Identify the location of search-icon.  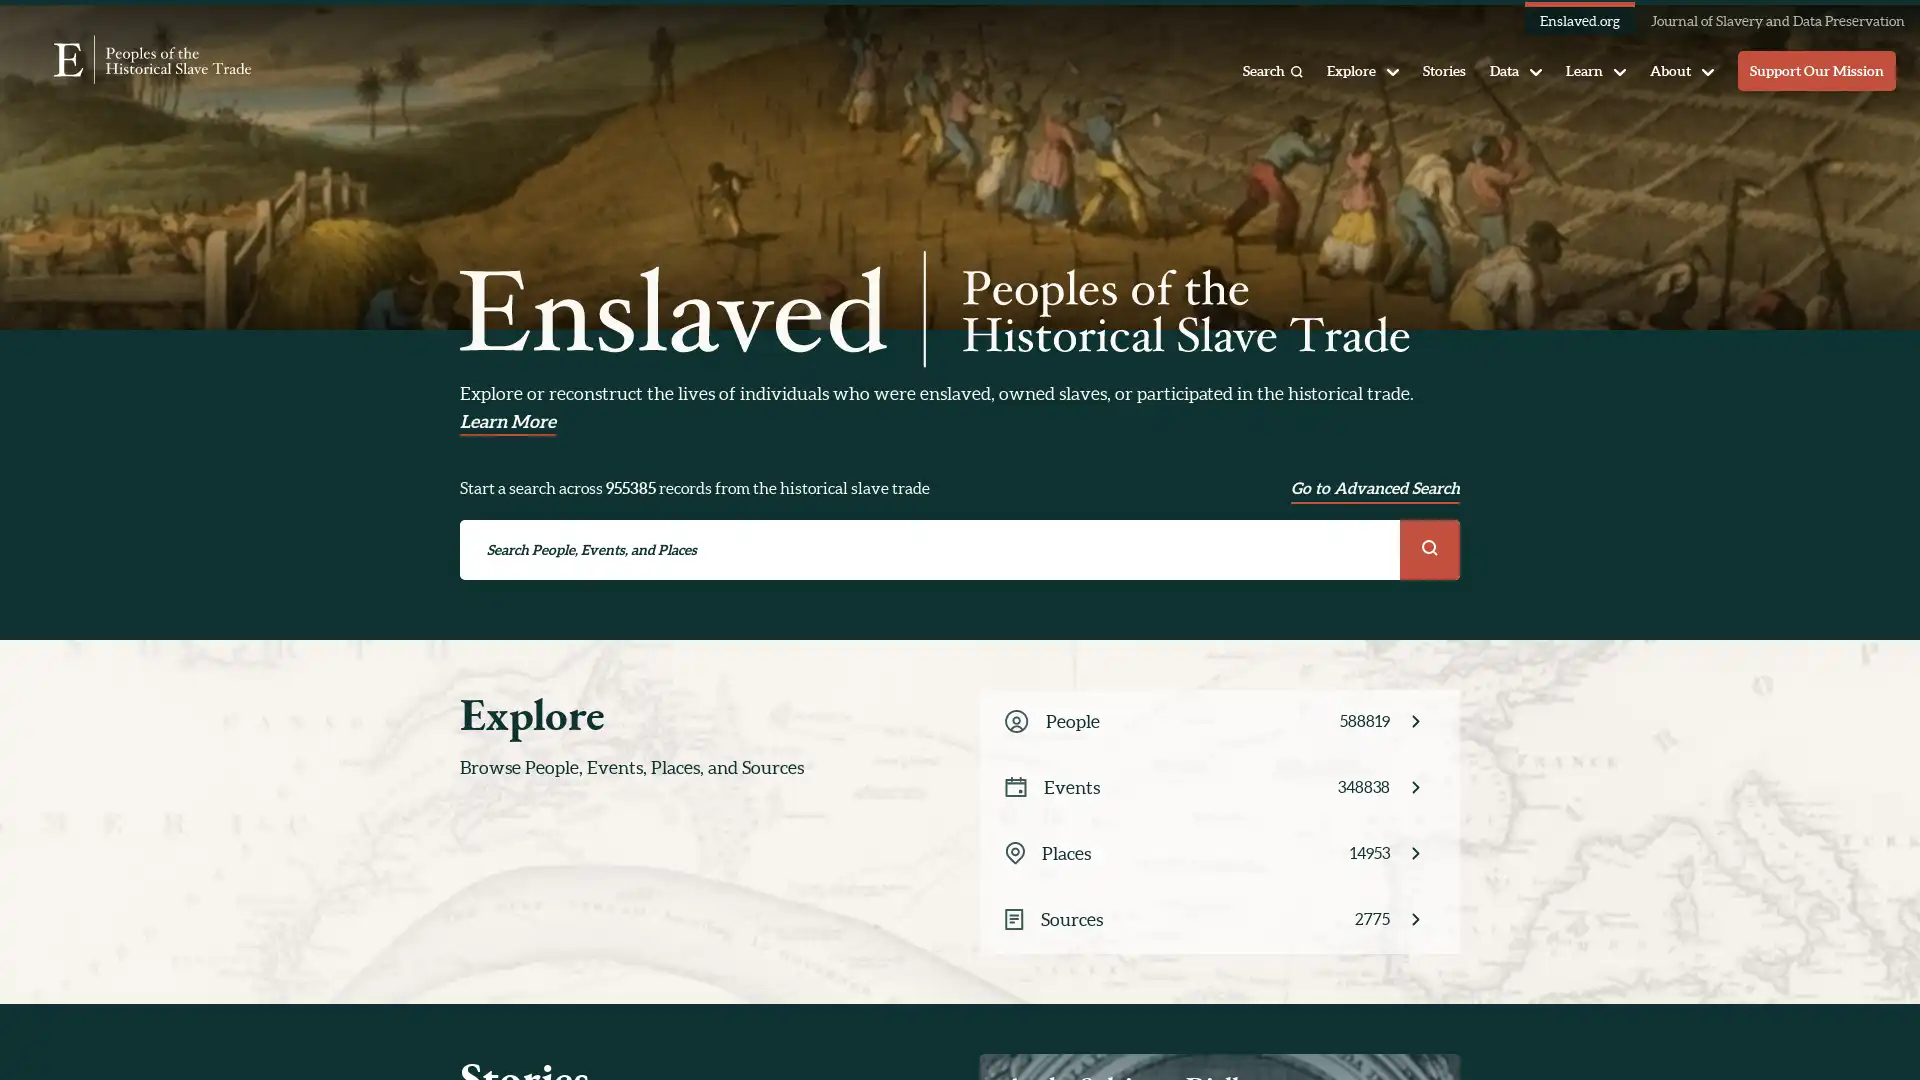
(1429, 548).